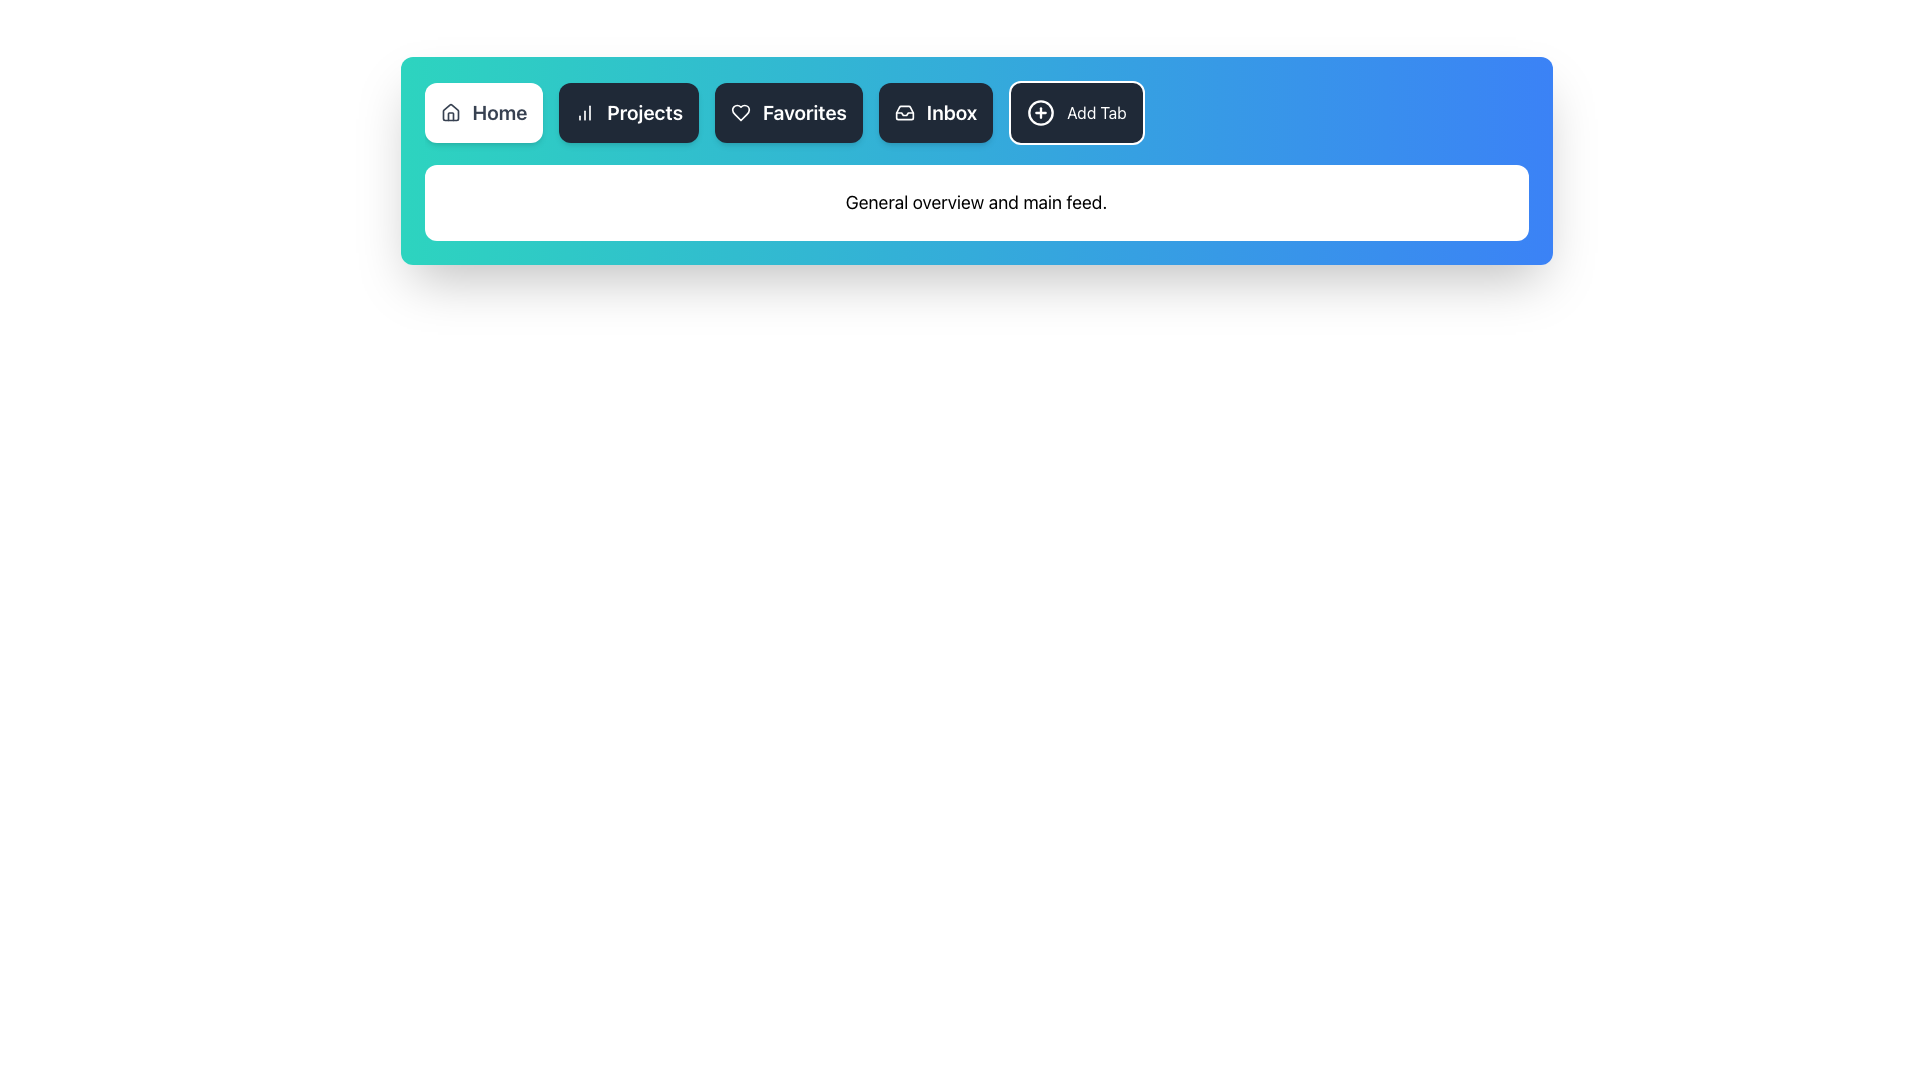 The height and width of the screenshot is (1080, 1920). I want to click on text from the 'Inbox' text label, which is a bold, larger white font on a dark background located in the navigation bar, so click(951, 112).